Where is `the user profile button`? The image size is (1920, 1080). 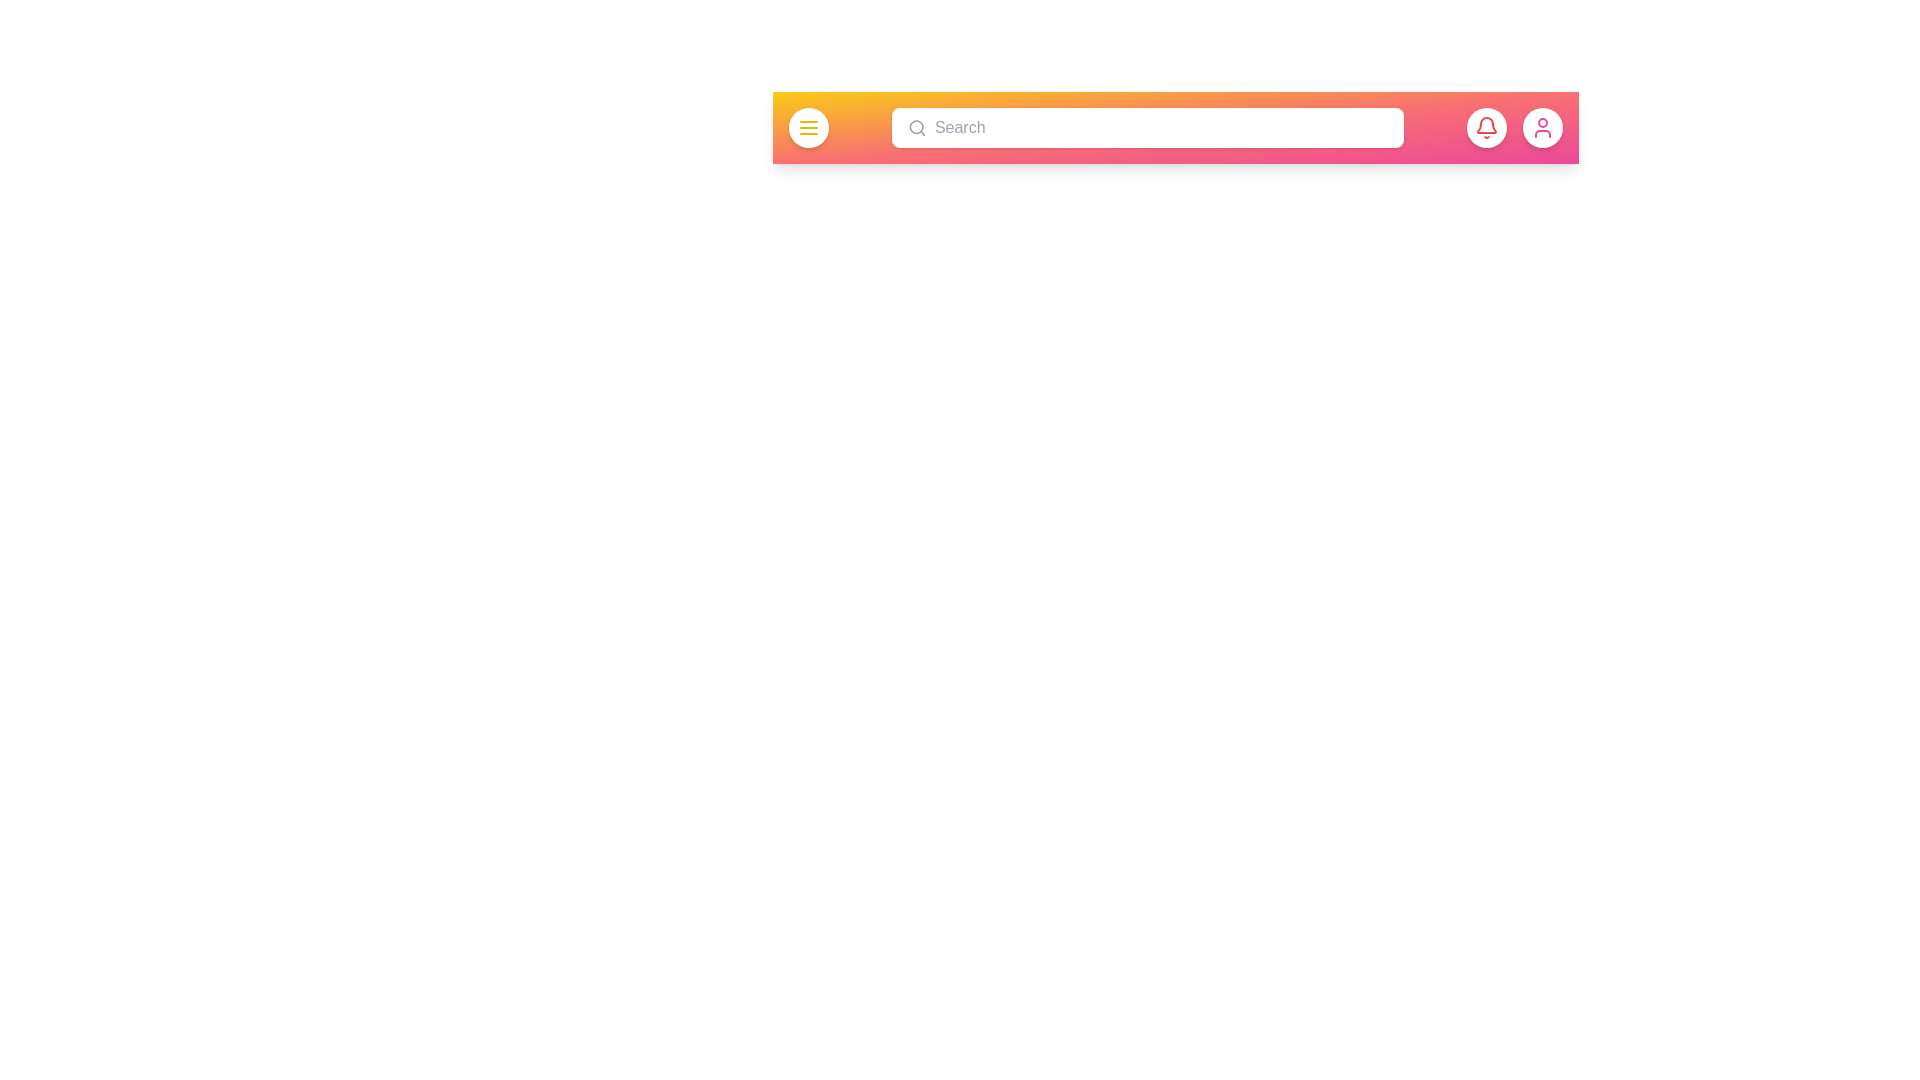 the user profile button is located at coordinates (1541, 127).